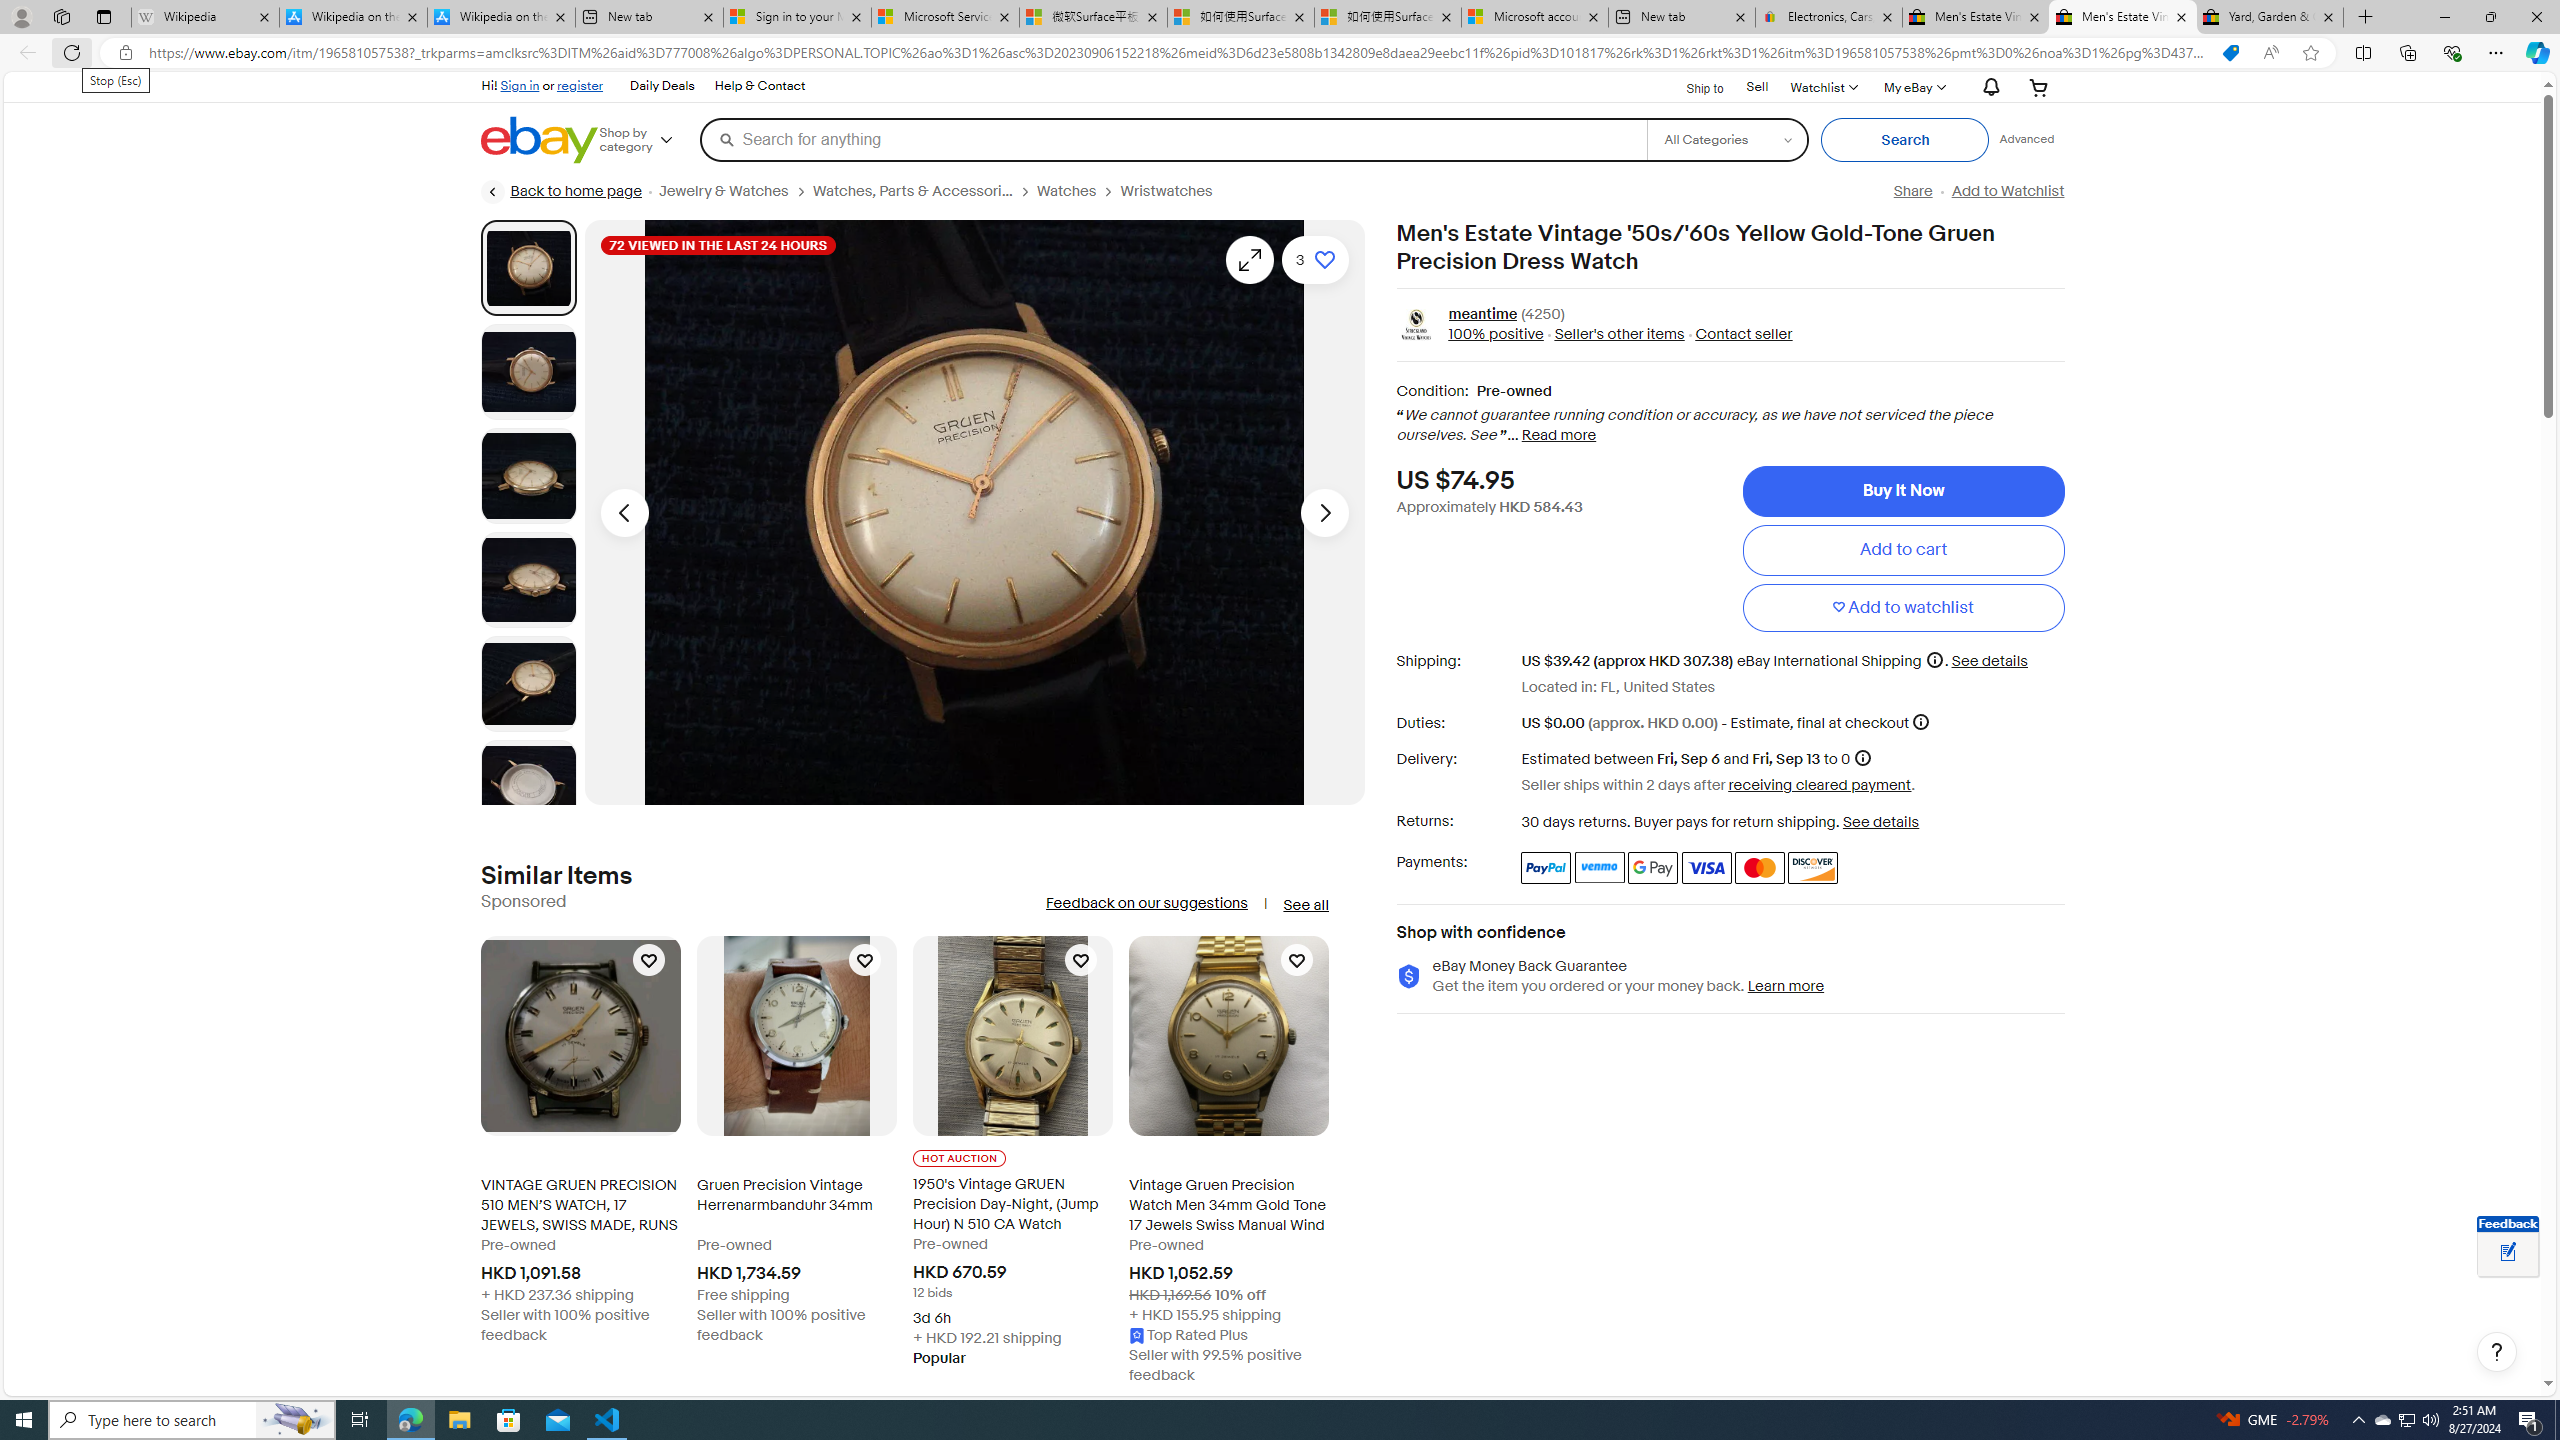 The width and height of the screenshot is (2560, 1440). What do you see at coordinates (1545, 866) in the screenshot?
I see `'PayPal'` at bounding box center [1545, 866].